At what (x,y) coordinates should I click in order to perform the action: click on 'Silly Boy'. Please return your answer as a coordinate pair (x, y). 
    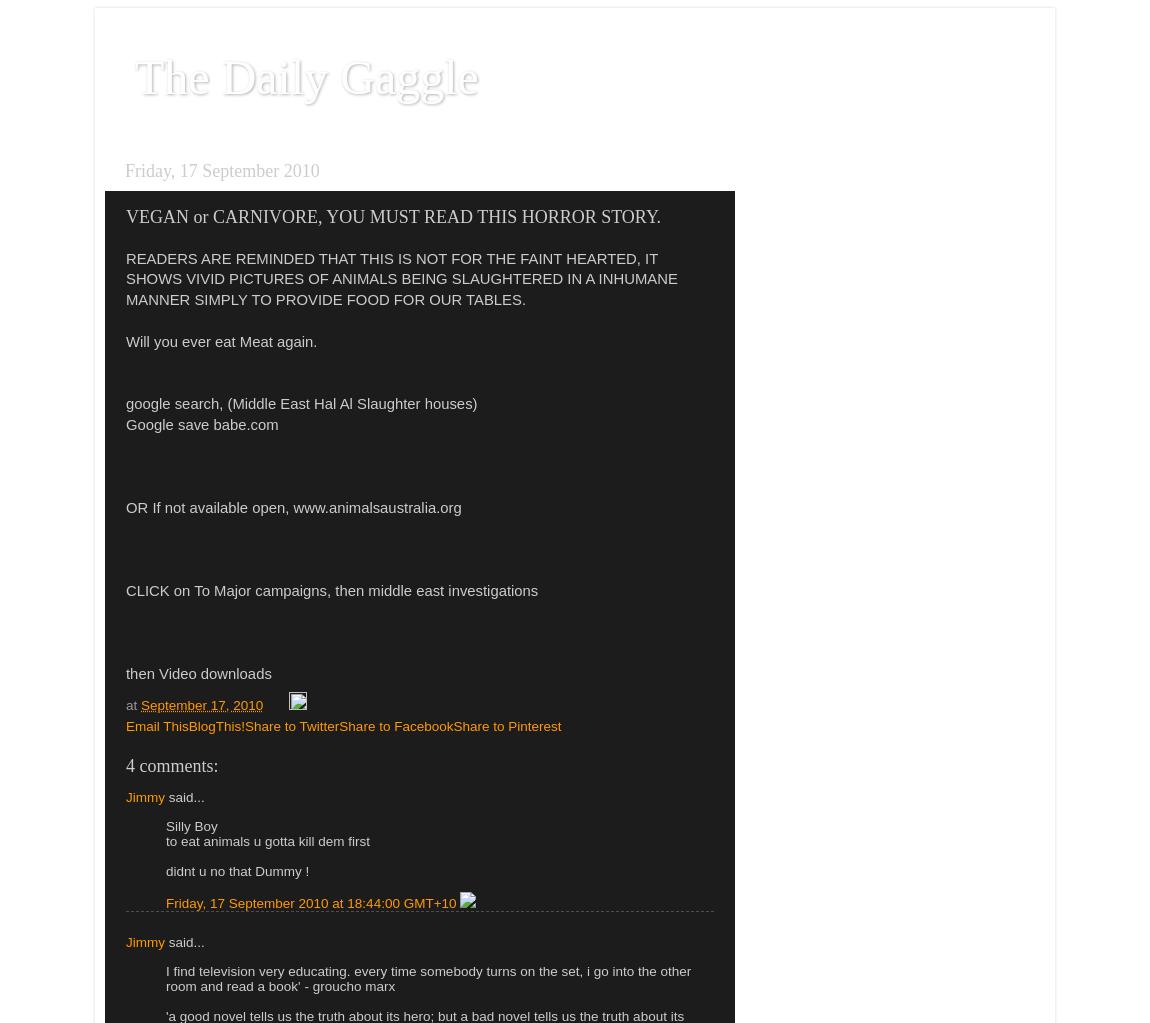
    Looking at the image, I should click on (190, 825).